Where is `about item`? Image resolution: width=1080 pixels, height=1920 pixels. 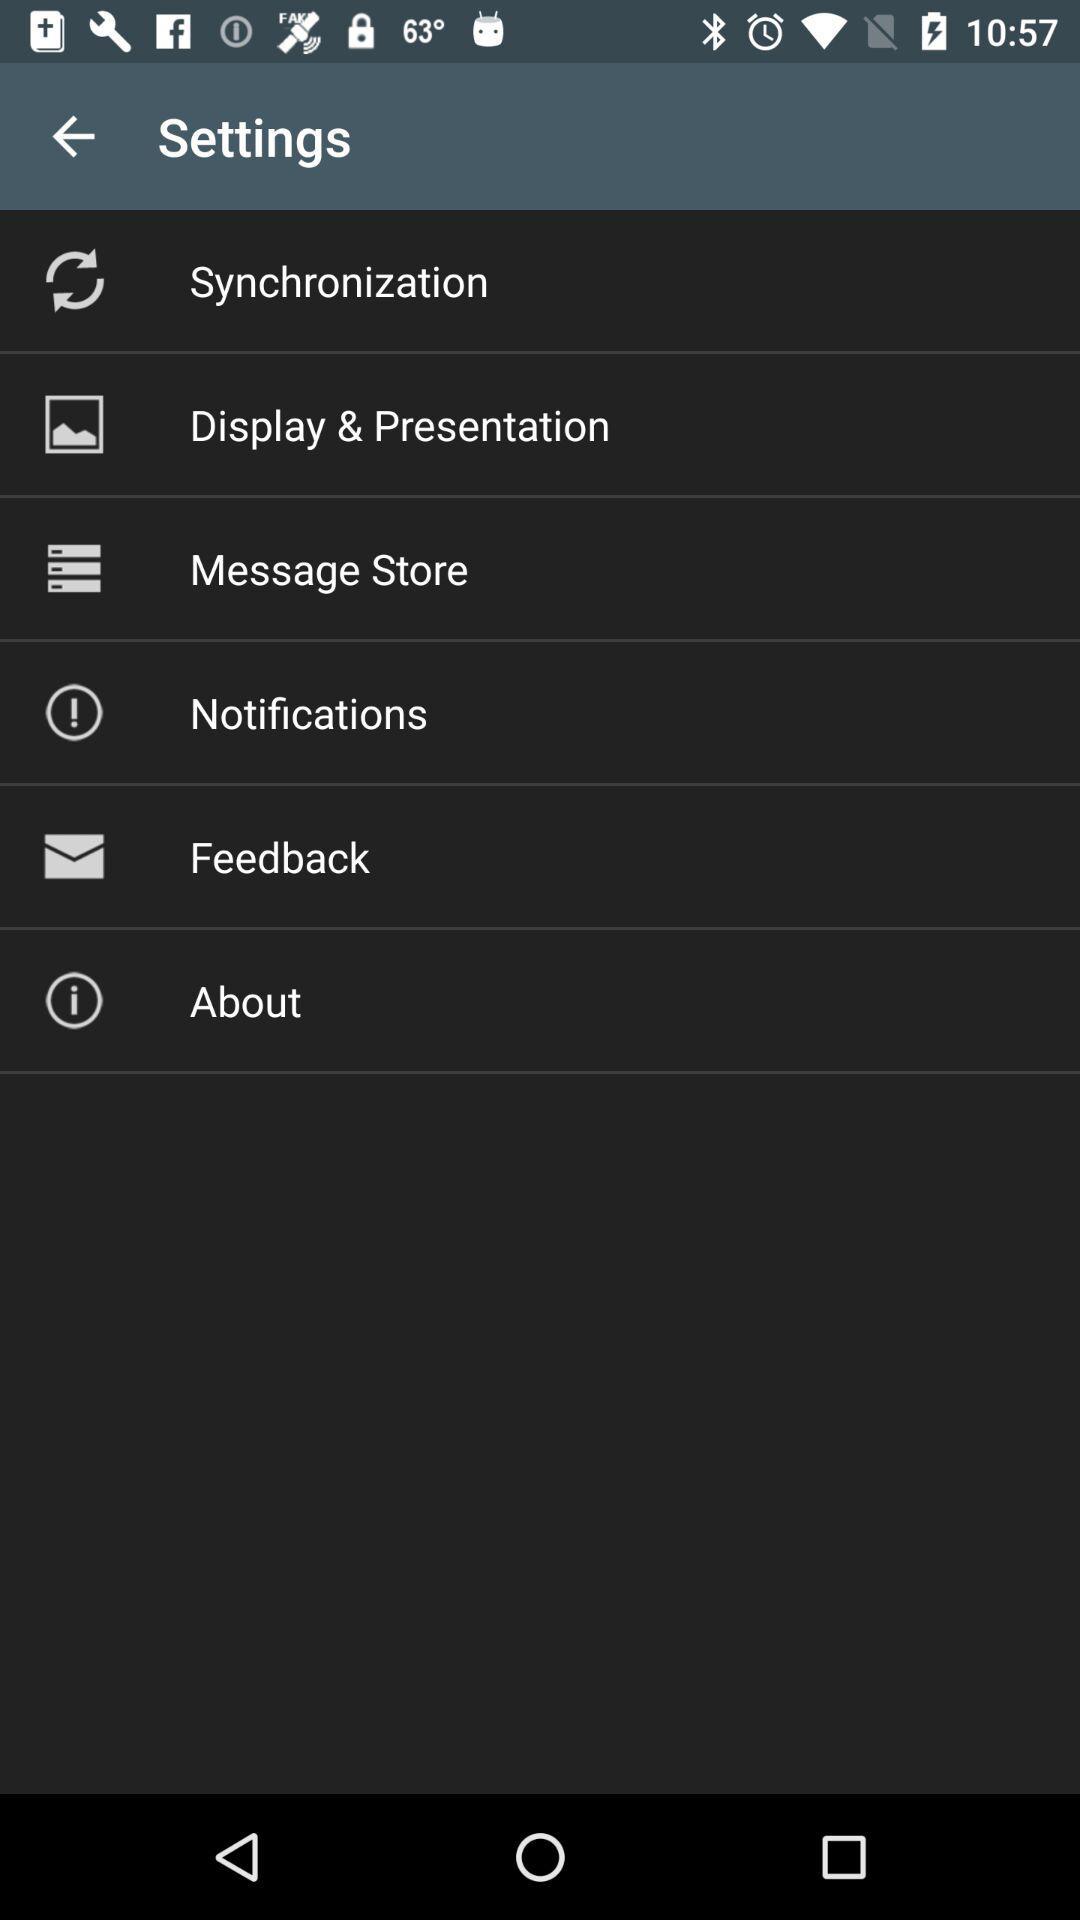 about item is located at coordinates (244, 1000).